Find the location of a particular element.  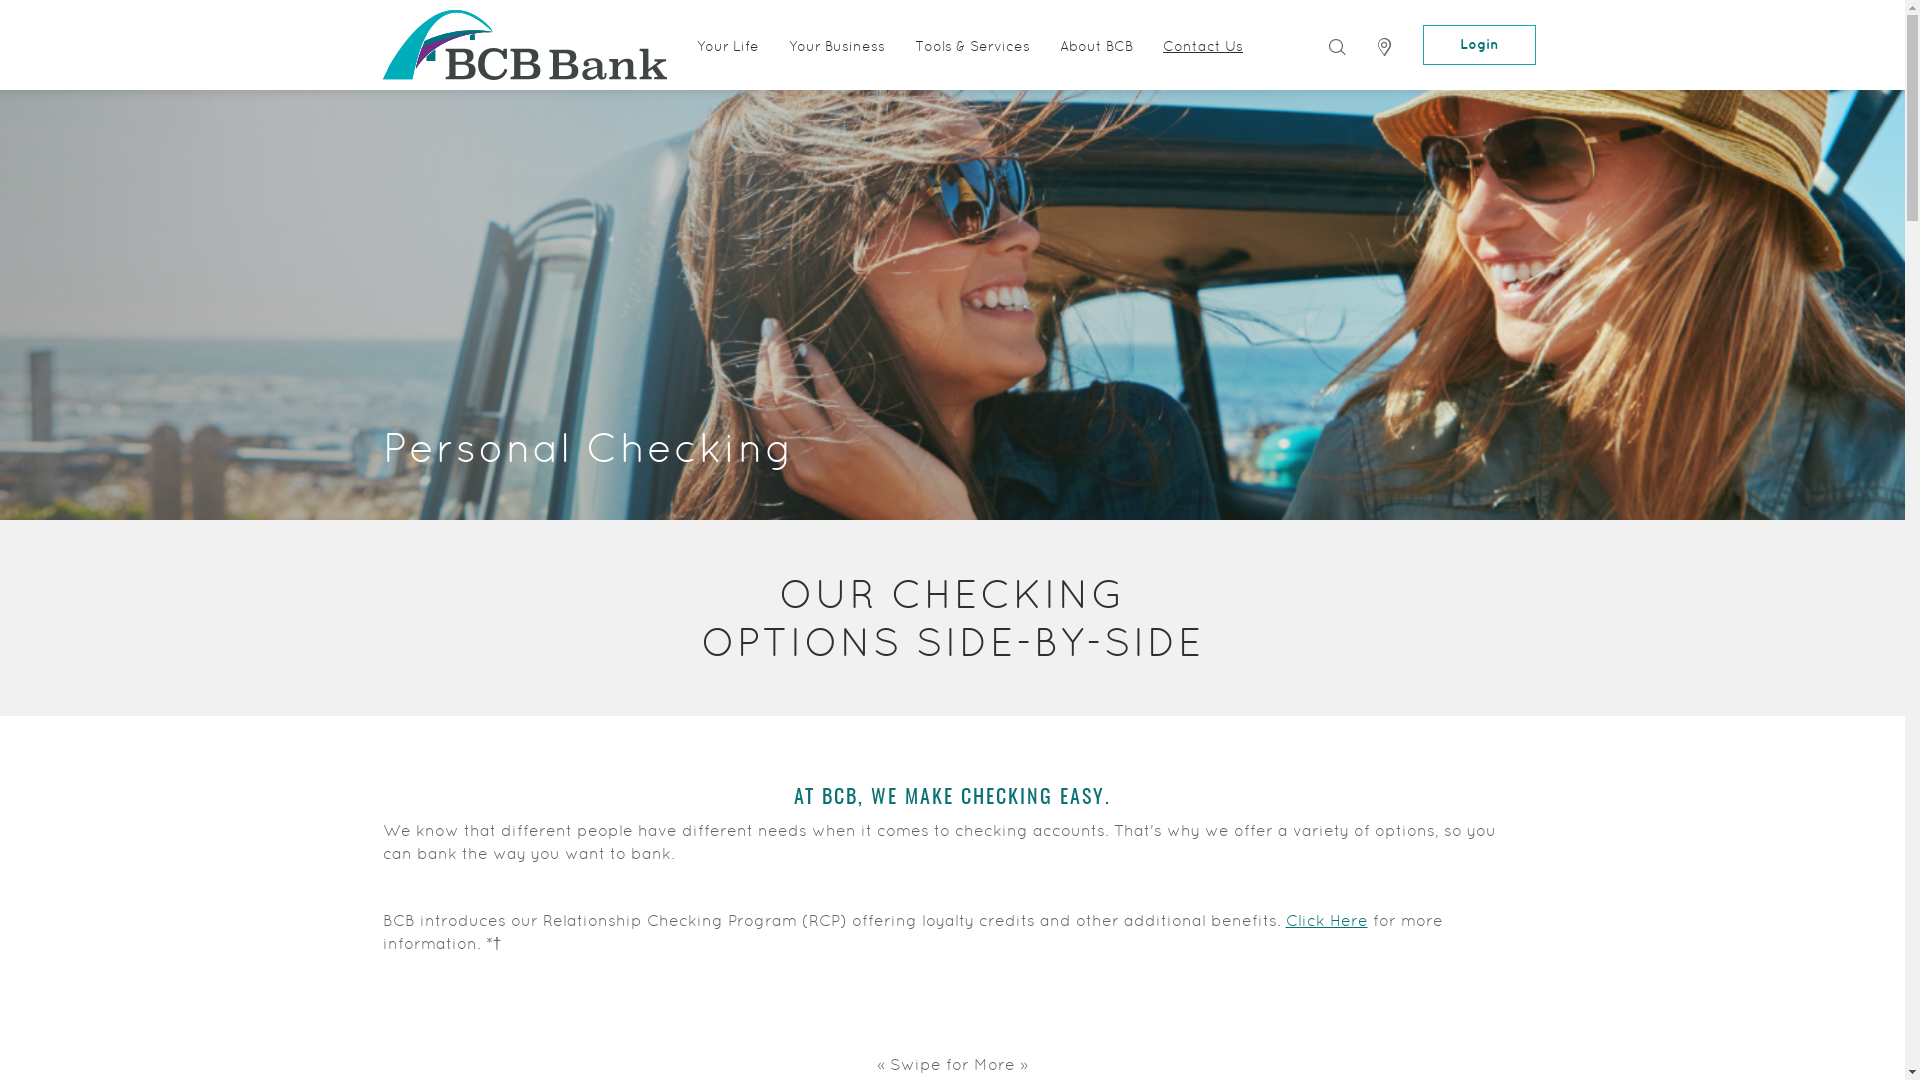

'BCB Bank, Bayonne, NJ' is located at coordinates (382, 45).